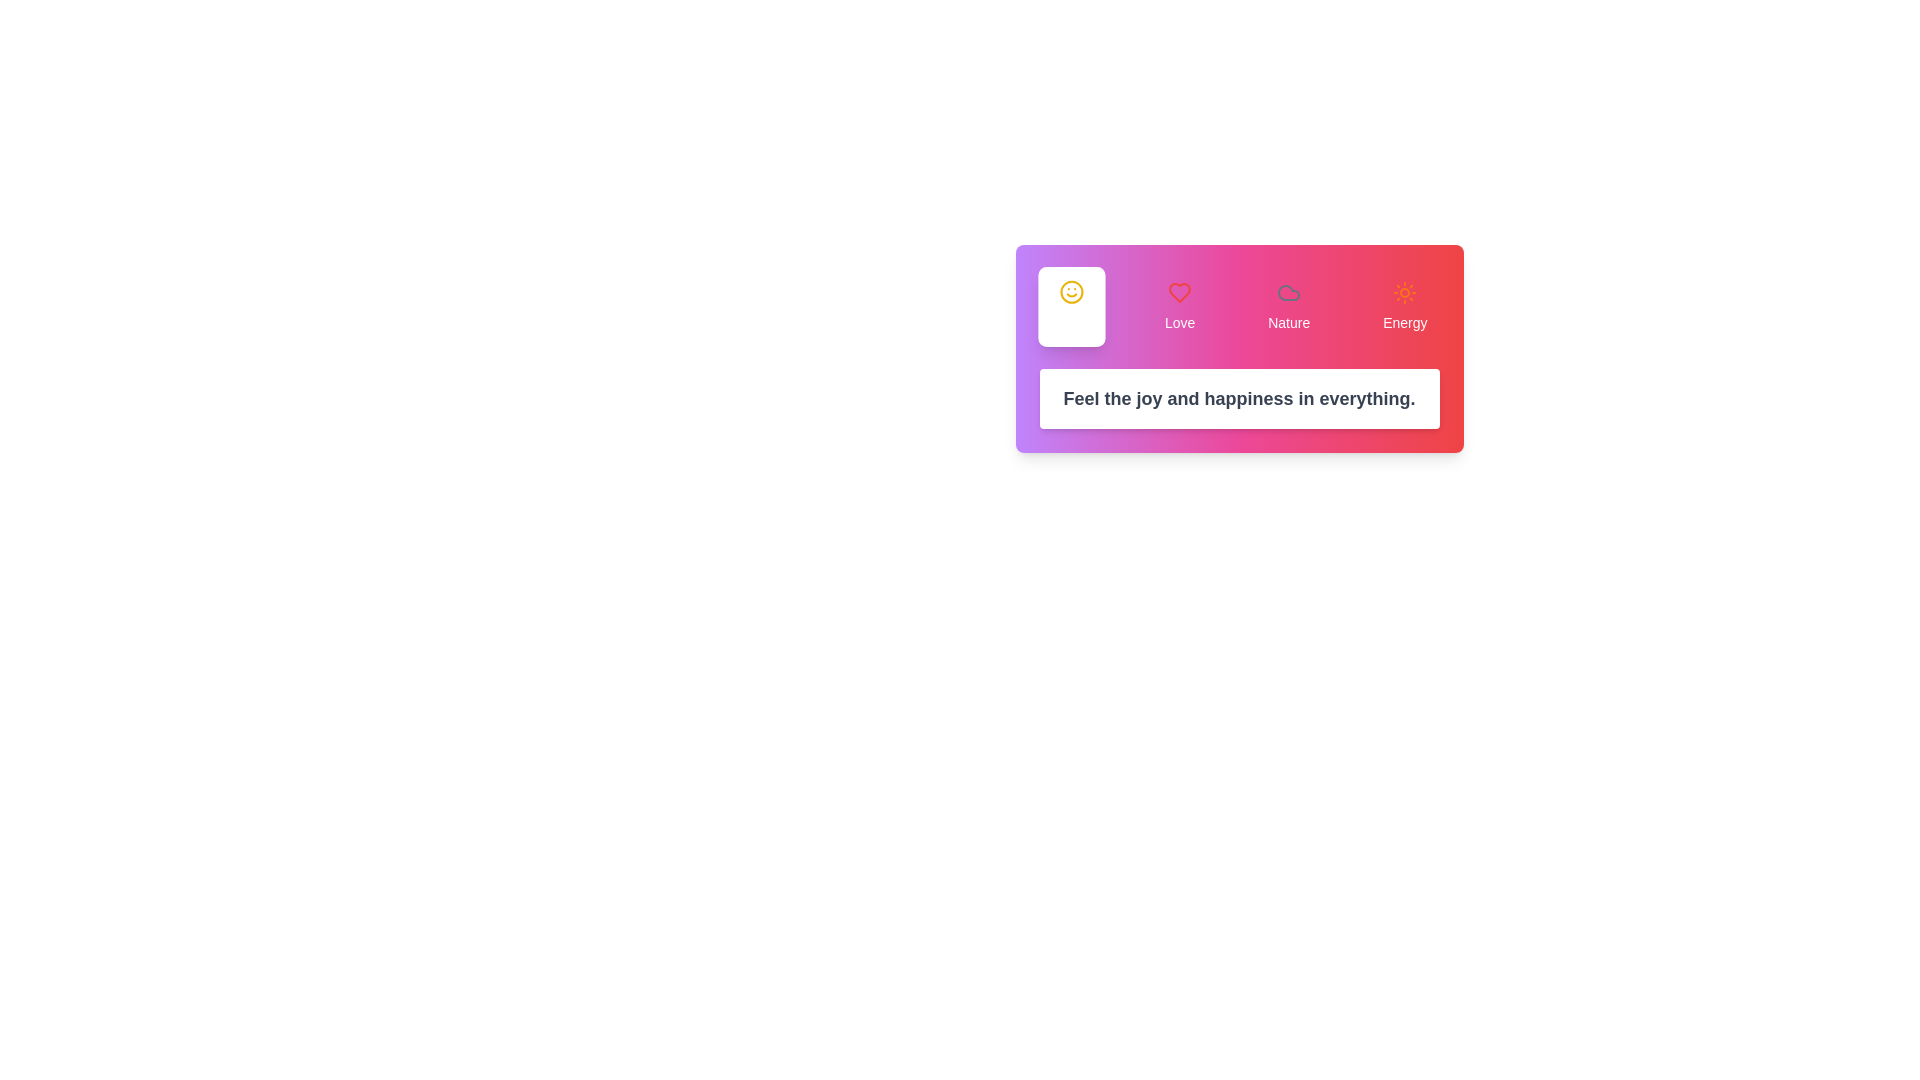 This screenshot has width=1920, height=1080. I want to click on the Happy tab by clicking on it, so click(1070, 307).